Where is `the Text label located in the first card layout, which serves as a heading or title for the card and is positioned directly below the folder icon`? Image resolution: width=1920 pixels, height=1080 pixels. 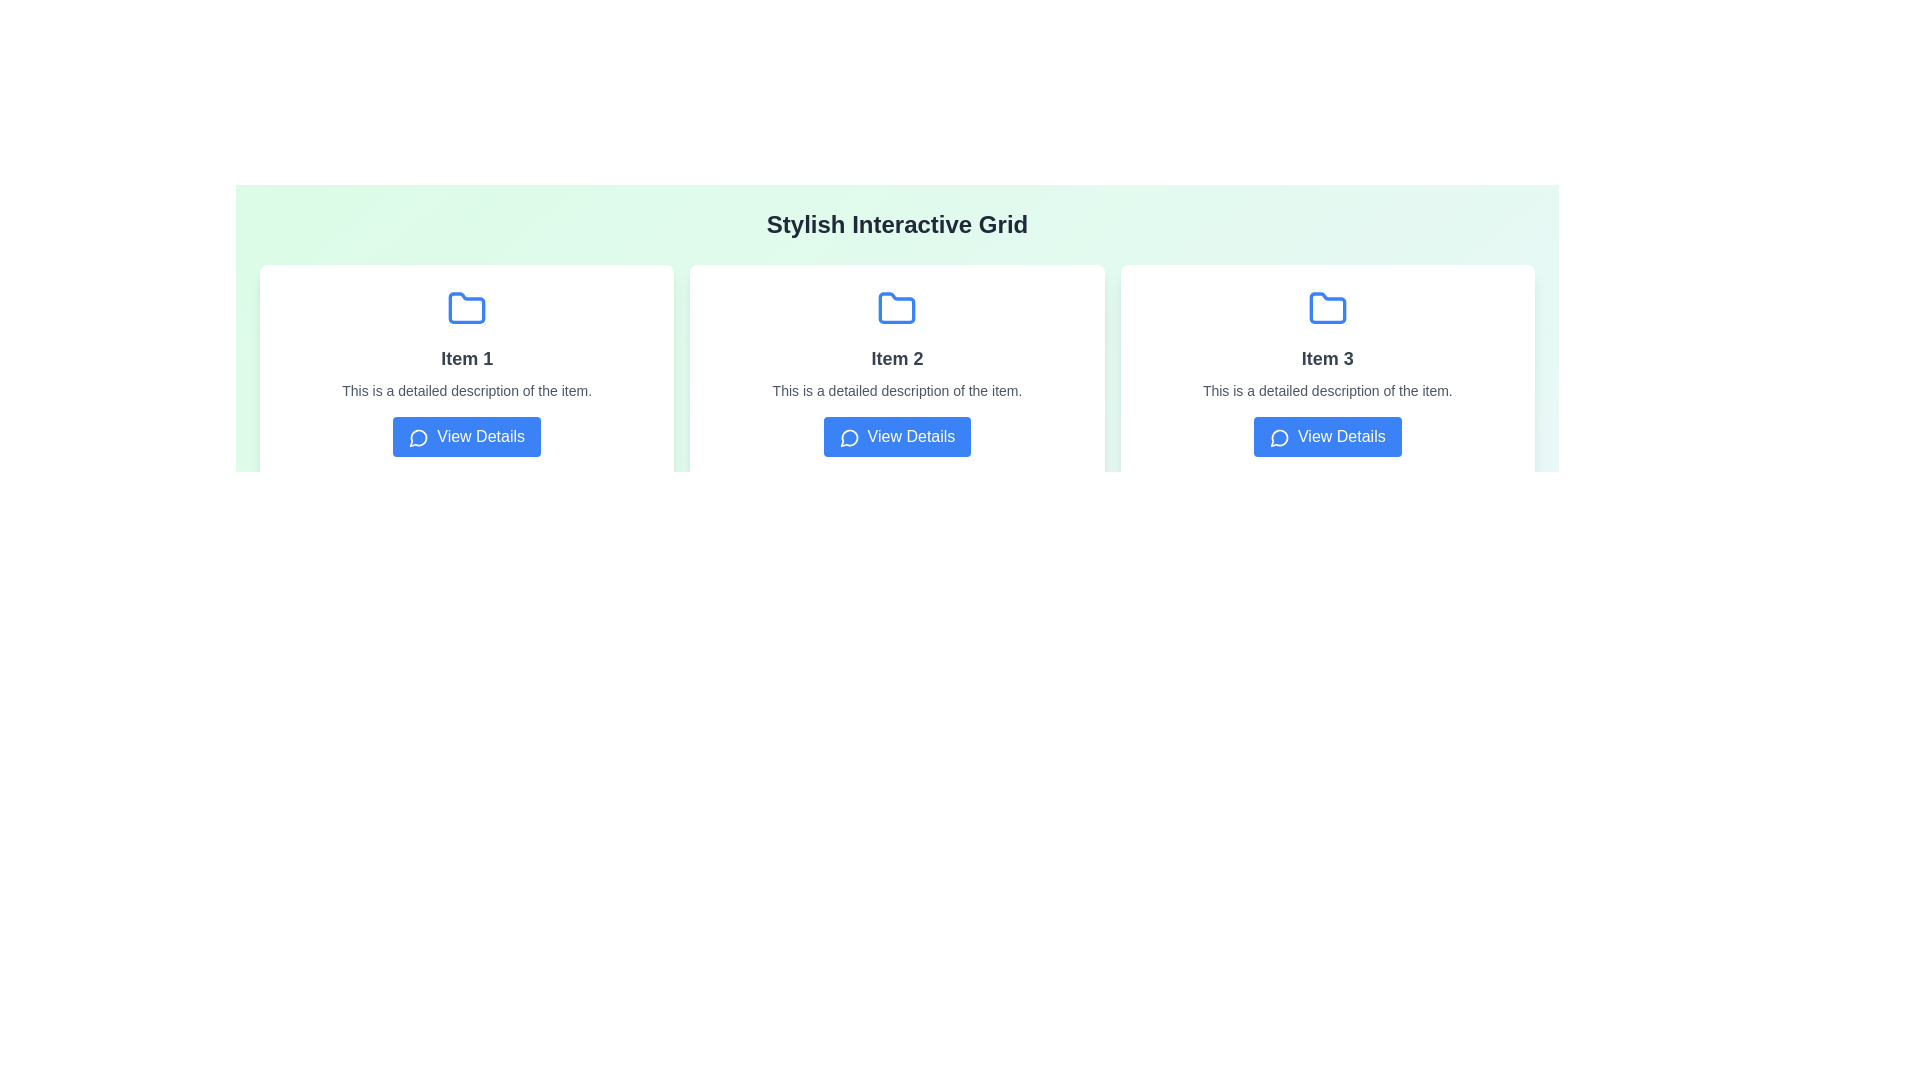
the Text label located in the first card layout, which serves as a heading or title for the card and is positioned directly below the folder icon is located at coordinates (466, 357).